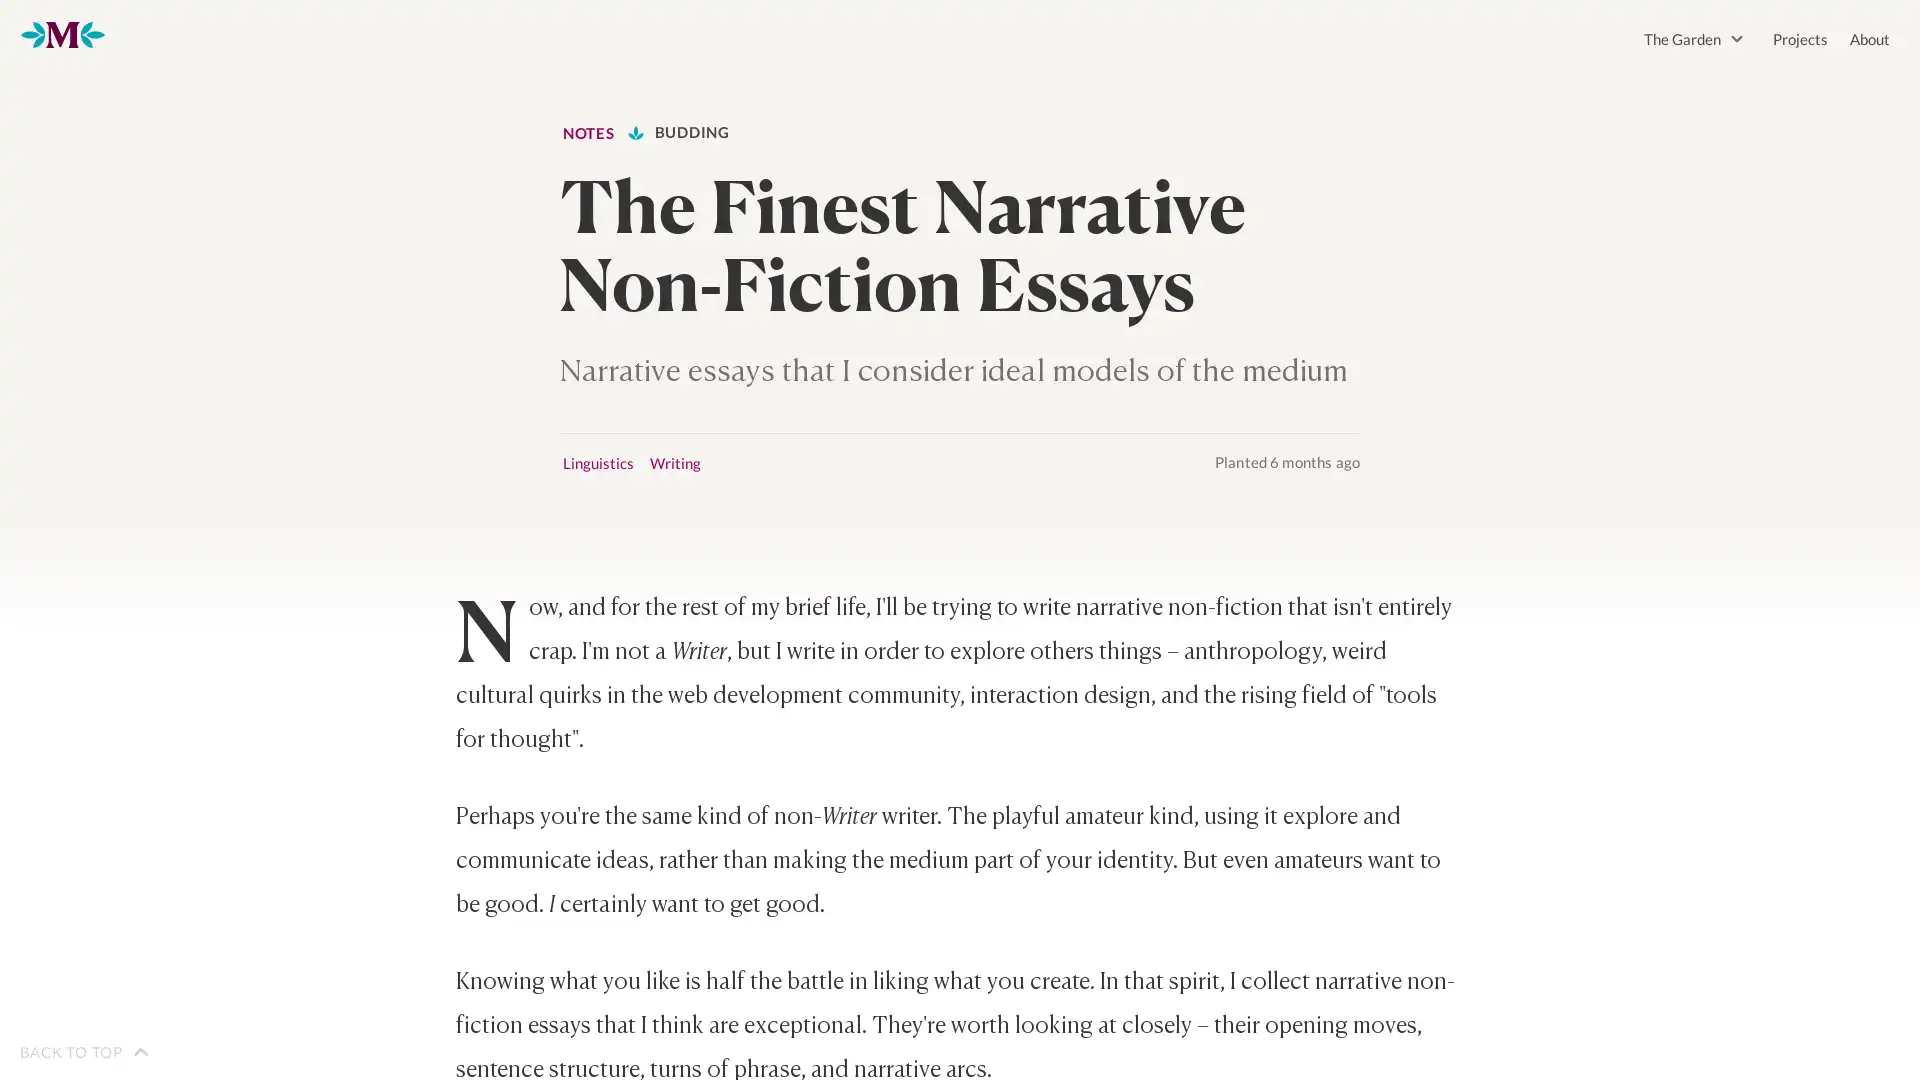  Describe the element at coordinates (82, 1051) in the screenshot. I see `BACK TO TOP` at that location.